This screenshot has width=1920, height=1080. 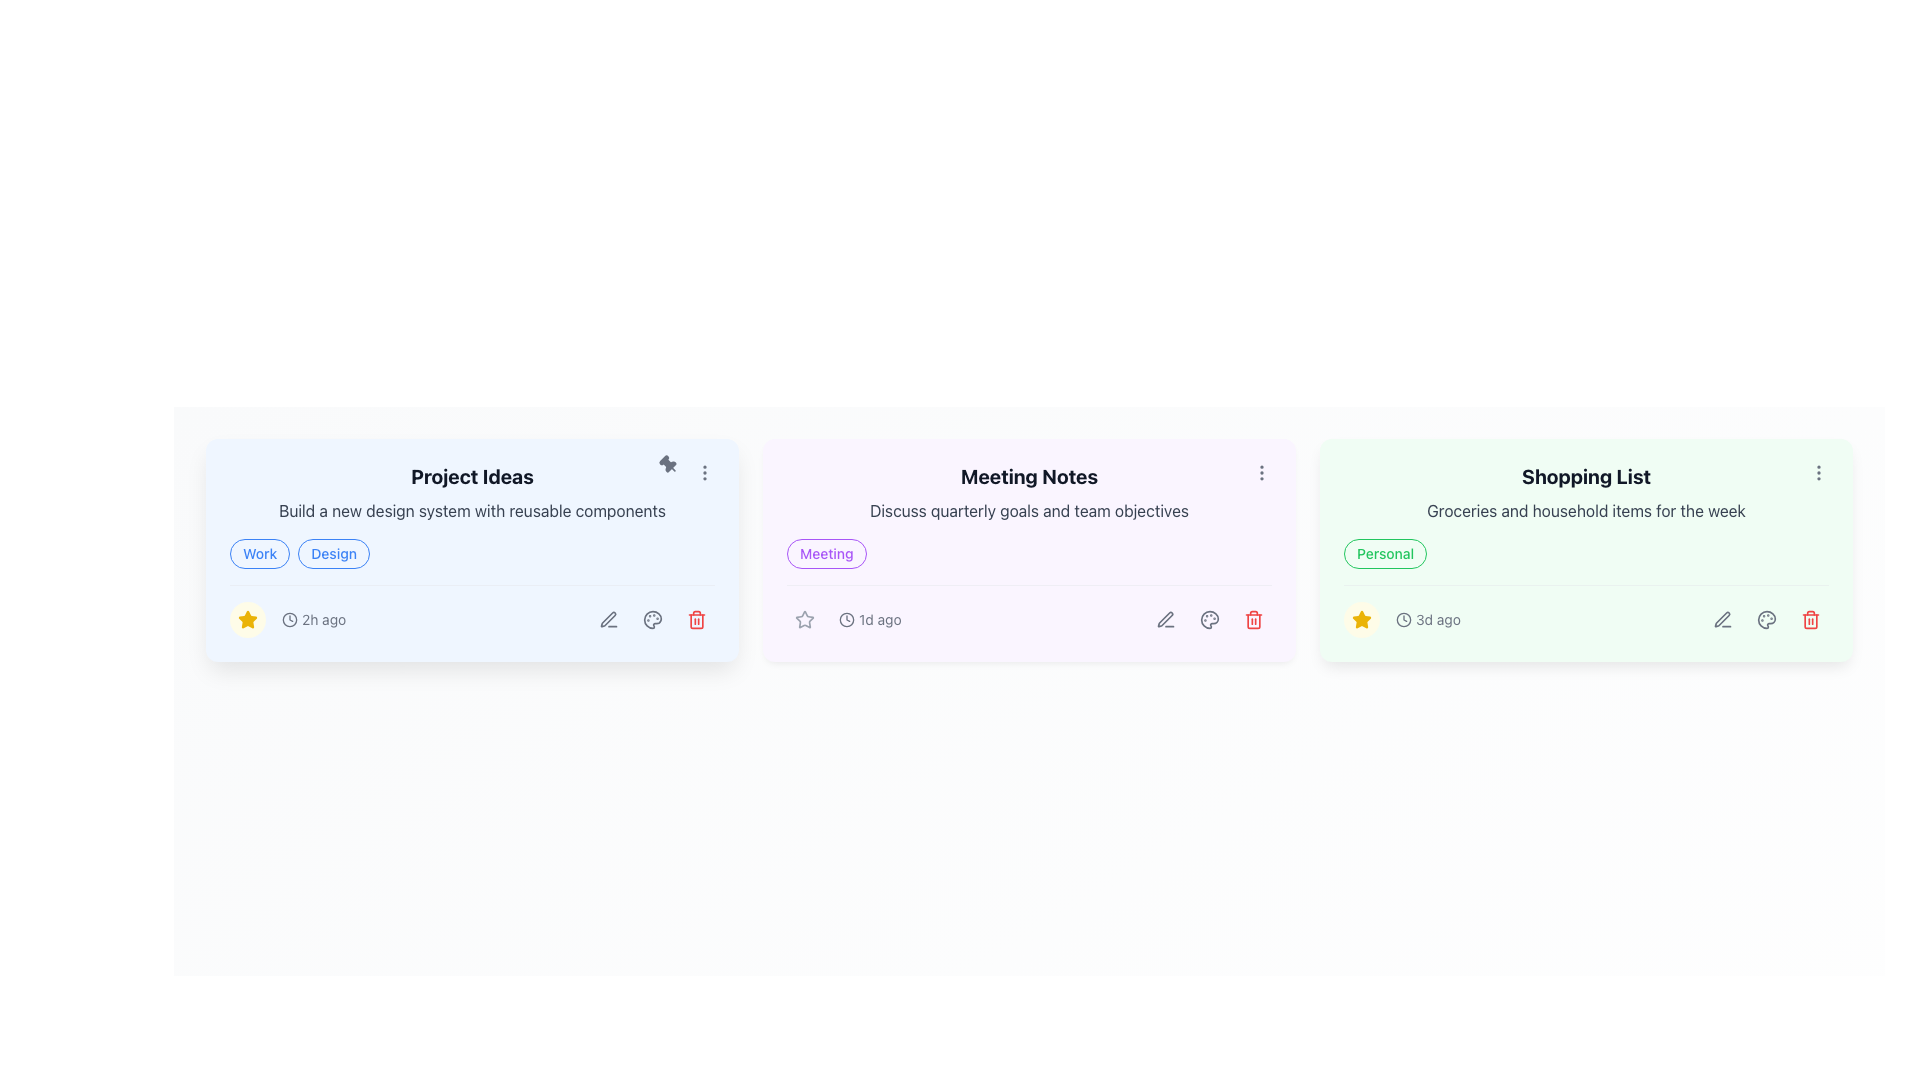 I want to click on the small red trash icon button located at the far right of the interaction options beneath the 'Meeting Notes' card, so click(x=1252, y=619).